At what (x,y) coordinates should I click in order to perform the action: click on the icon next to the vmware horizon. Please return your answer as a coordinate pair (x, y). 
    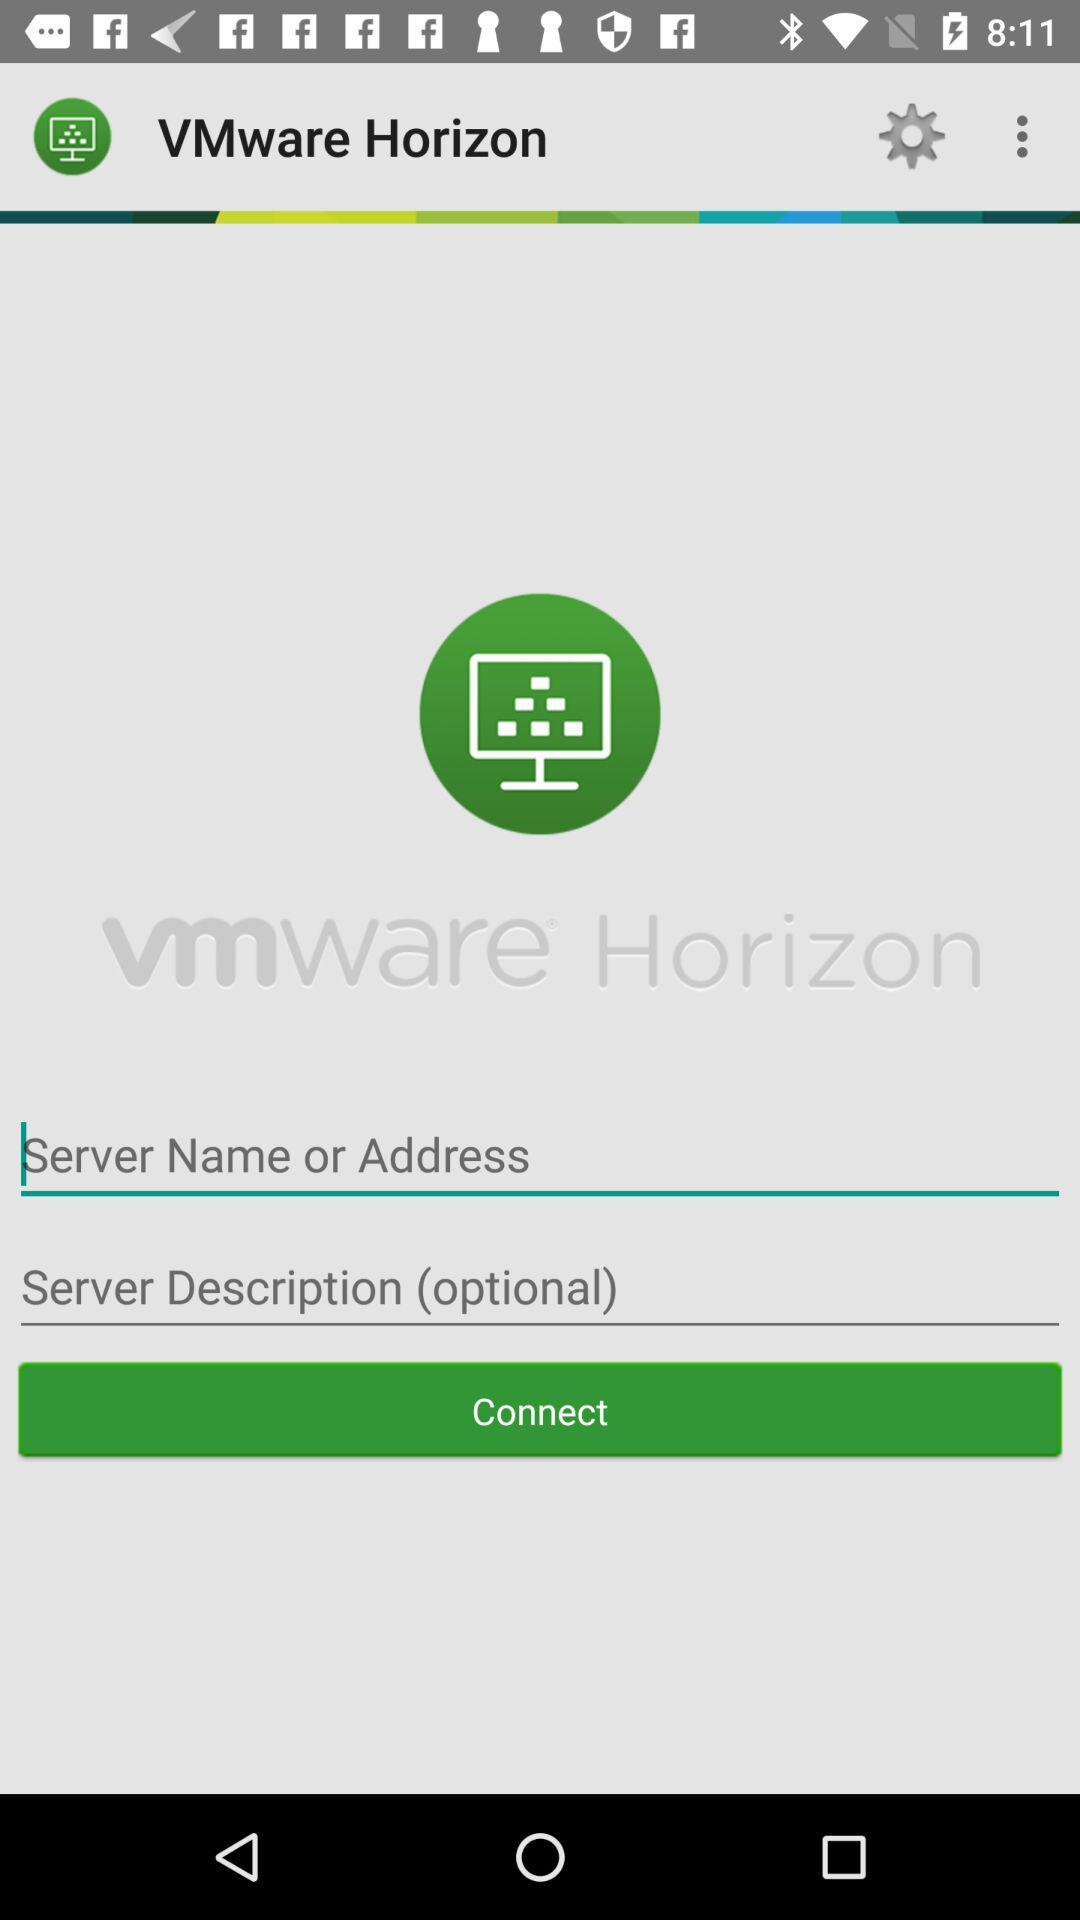
    Looking at the image, I should click on (911, 135).